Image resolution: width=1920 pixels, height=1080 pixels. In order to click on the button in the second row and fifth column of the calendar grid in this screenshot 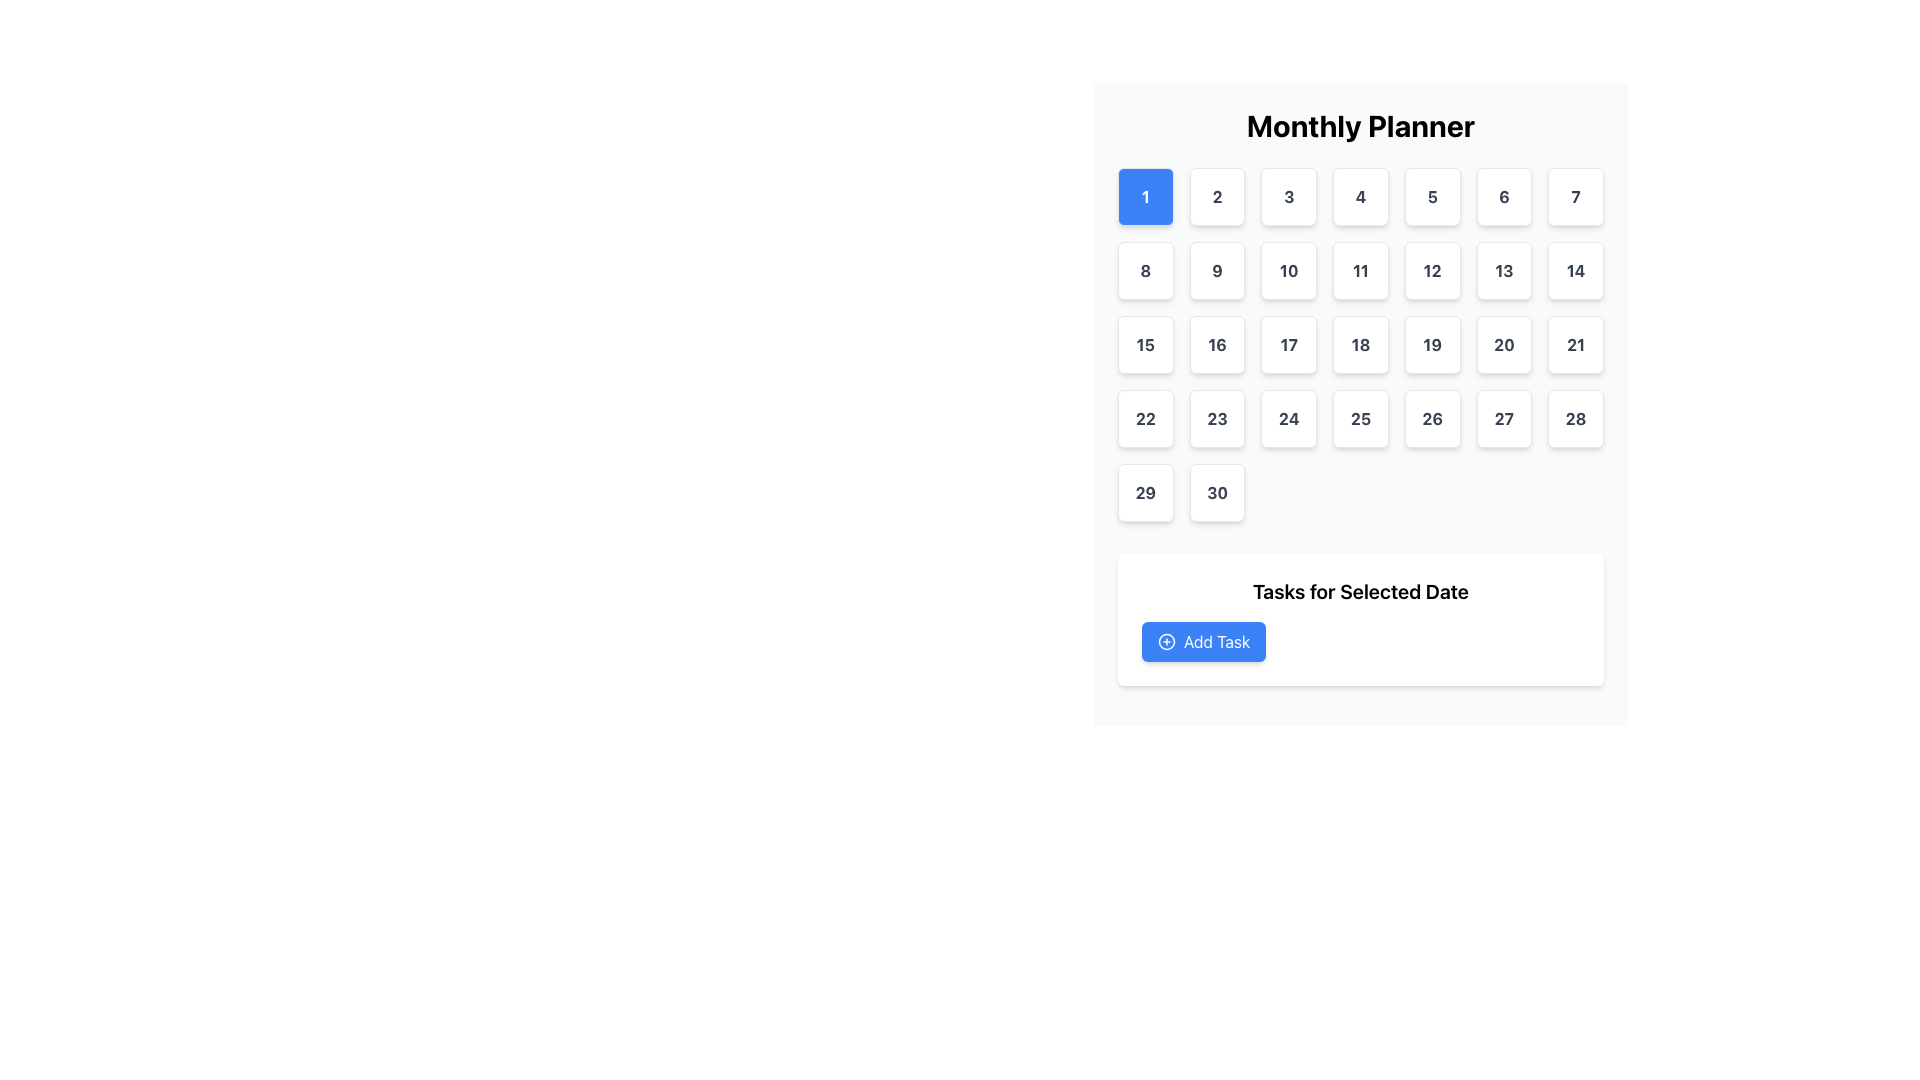, I will do `click(1431, 270)`.